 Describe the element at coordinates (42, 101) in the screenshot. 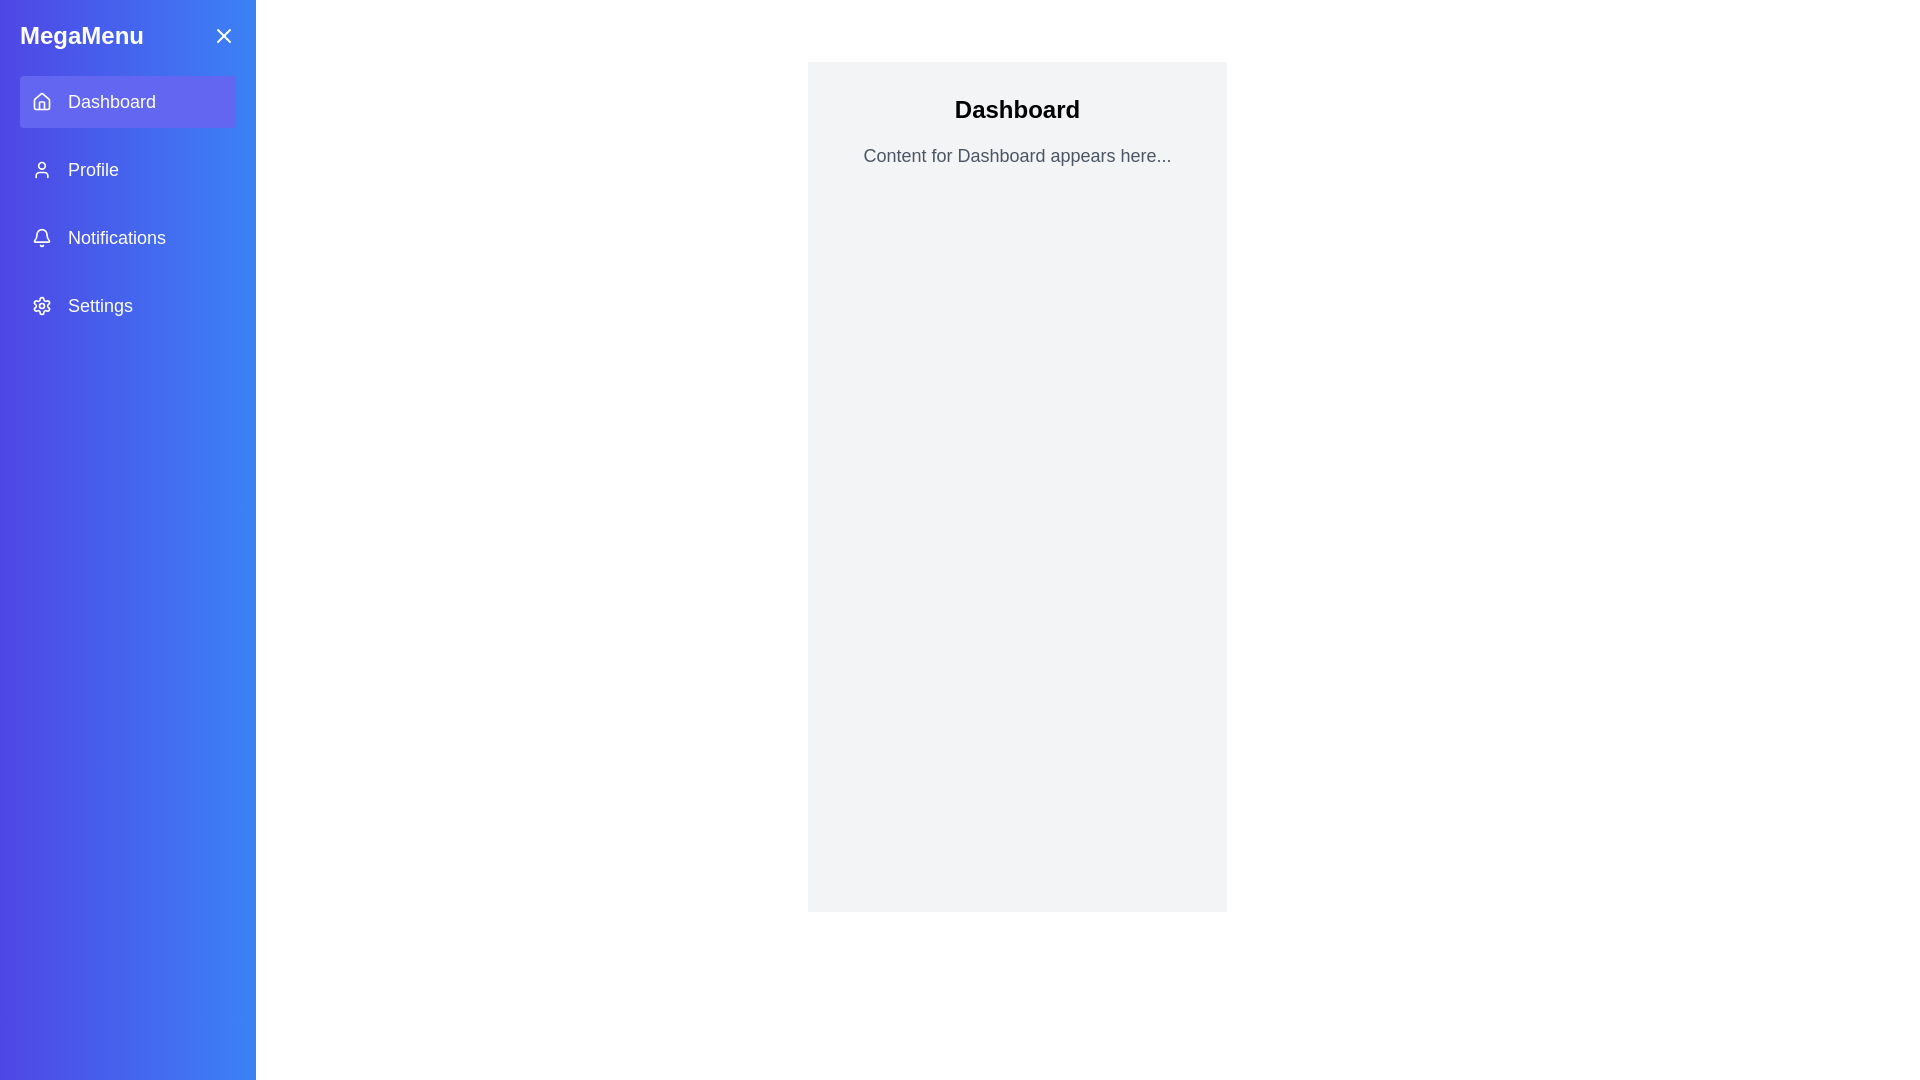

I see `the house icon representing the 'Dashboard' menu item` at that location.